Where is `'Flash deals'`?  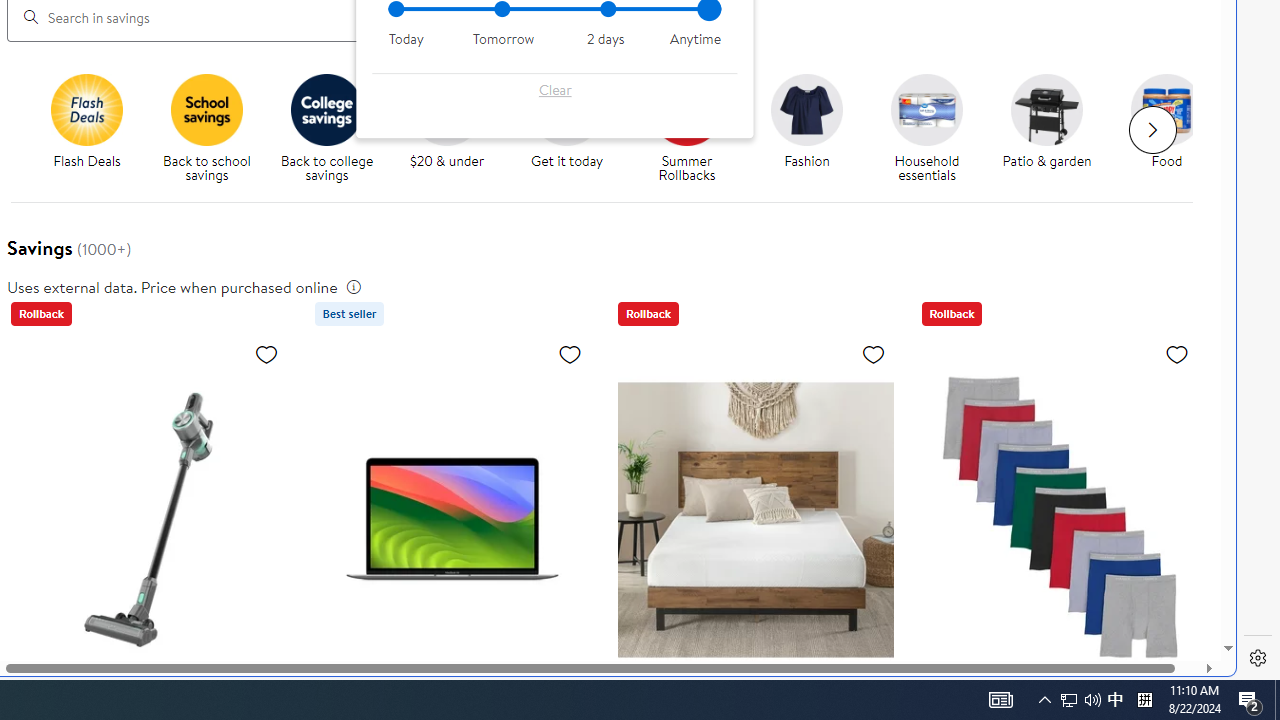
'Flash deals' is located at coordinates (86, 109).